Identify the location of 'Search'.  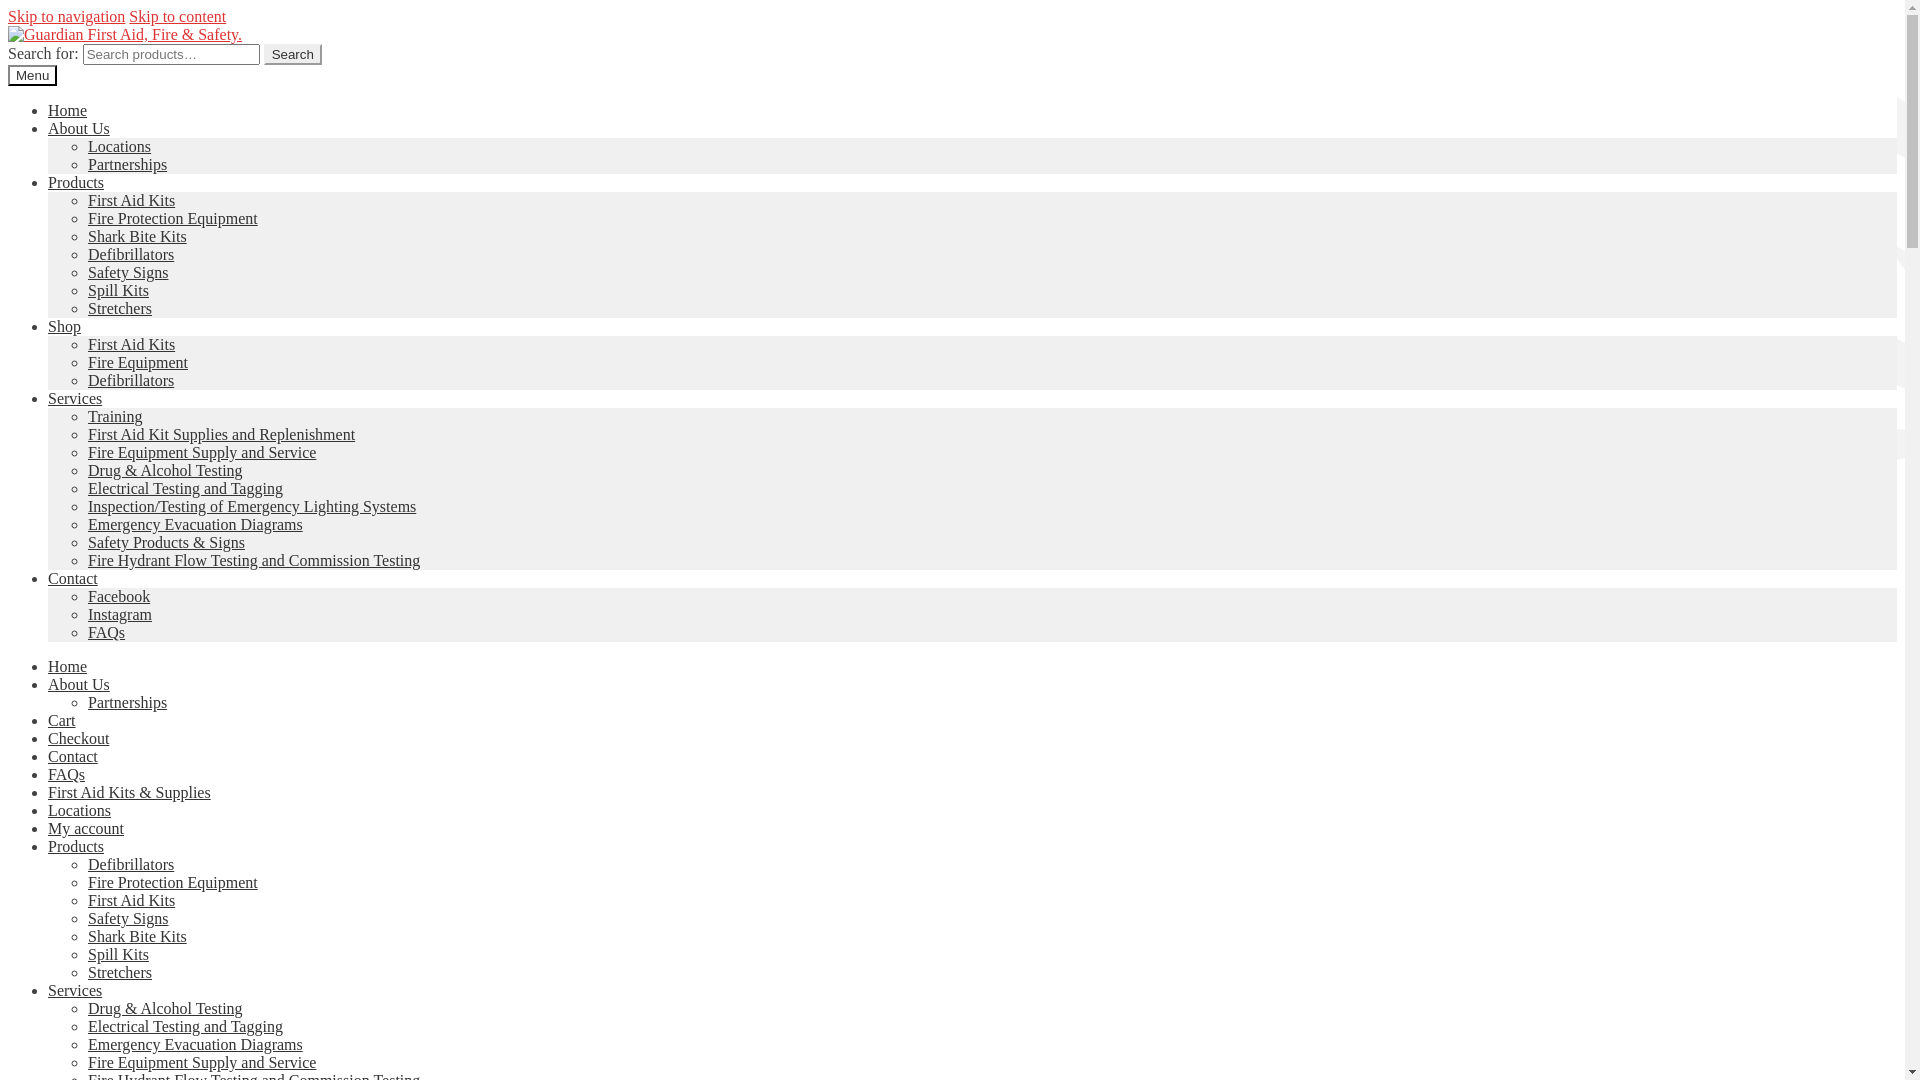
(291, 53).